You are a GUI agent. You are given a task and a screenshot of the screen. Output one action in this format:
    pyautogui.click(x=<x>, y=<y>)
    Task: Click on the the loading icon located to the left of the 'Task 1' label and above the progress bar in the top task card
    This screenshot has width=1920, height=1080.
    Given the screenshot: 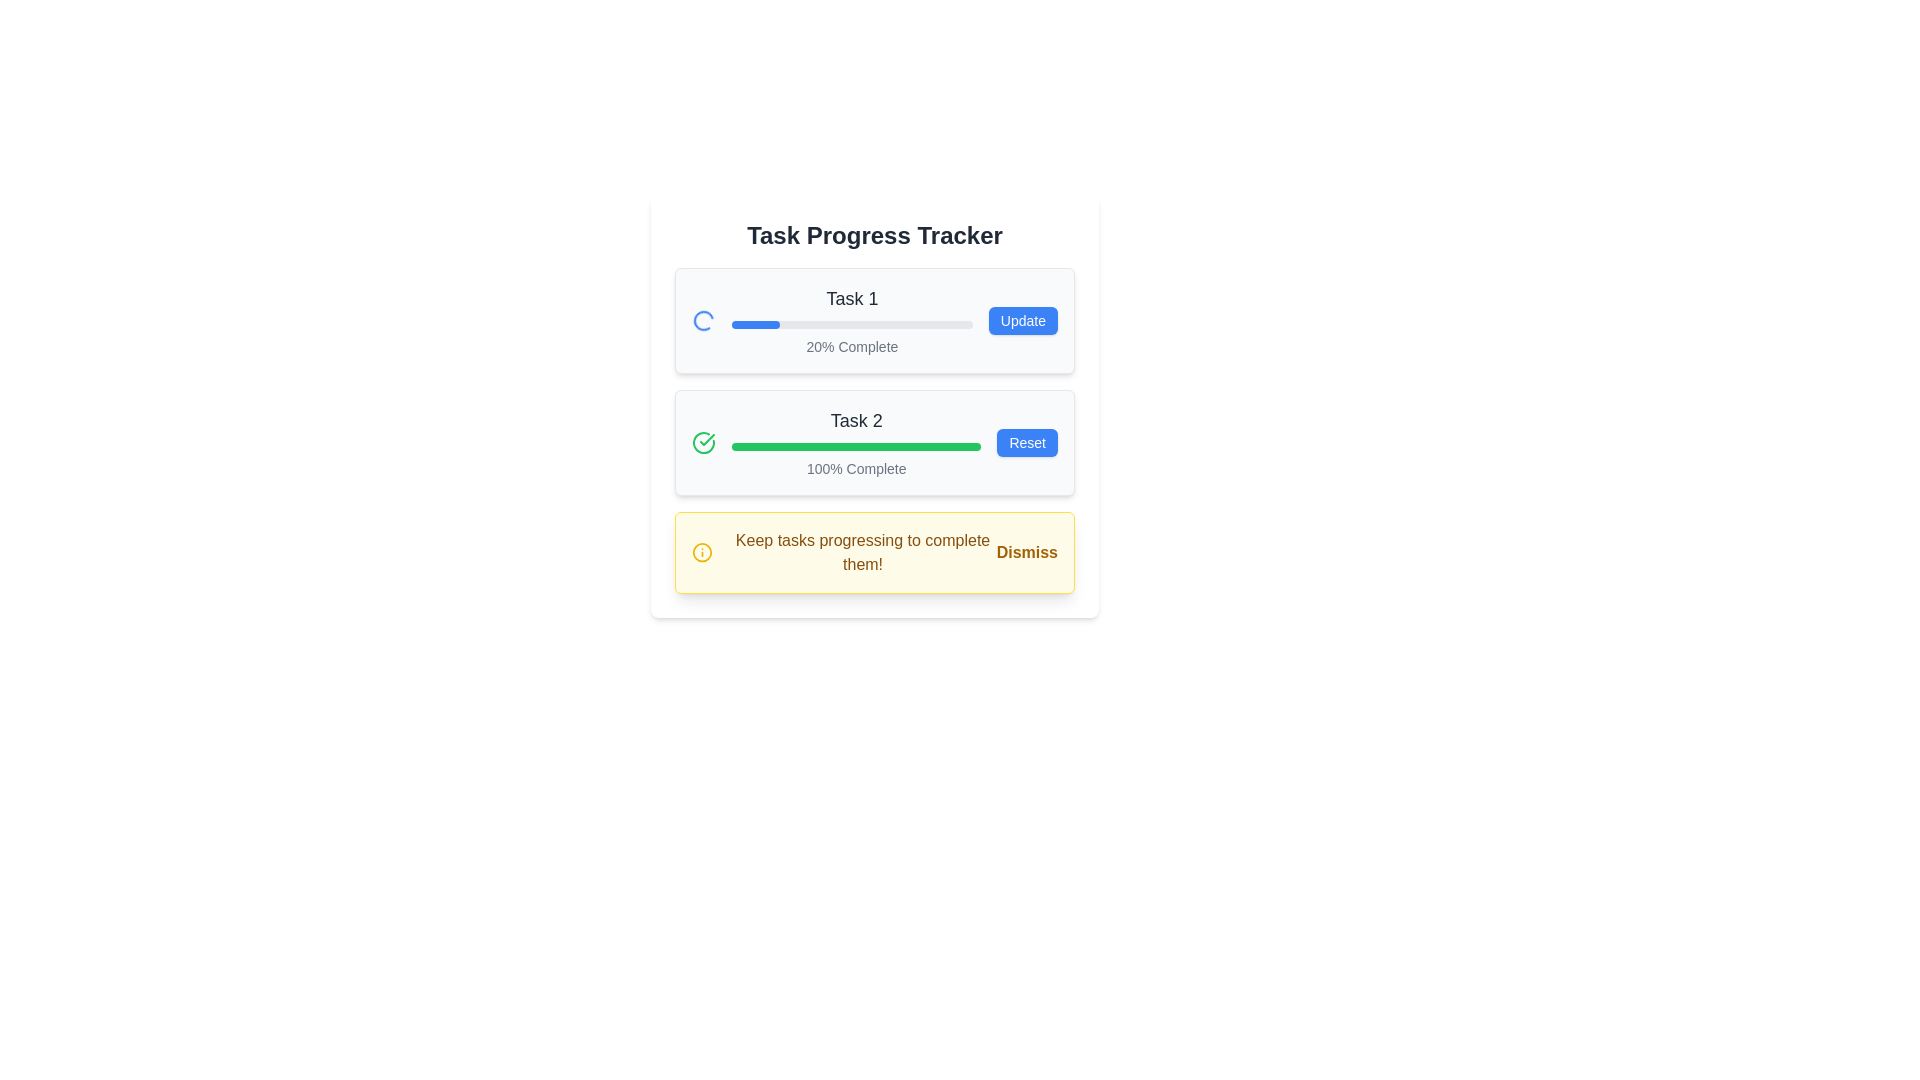 What is the action you would take?
    pyautogui.click(x=704, y=319)
    